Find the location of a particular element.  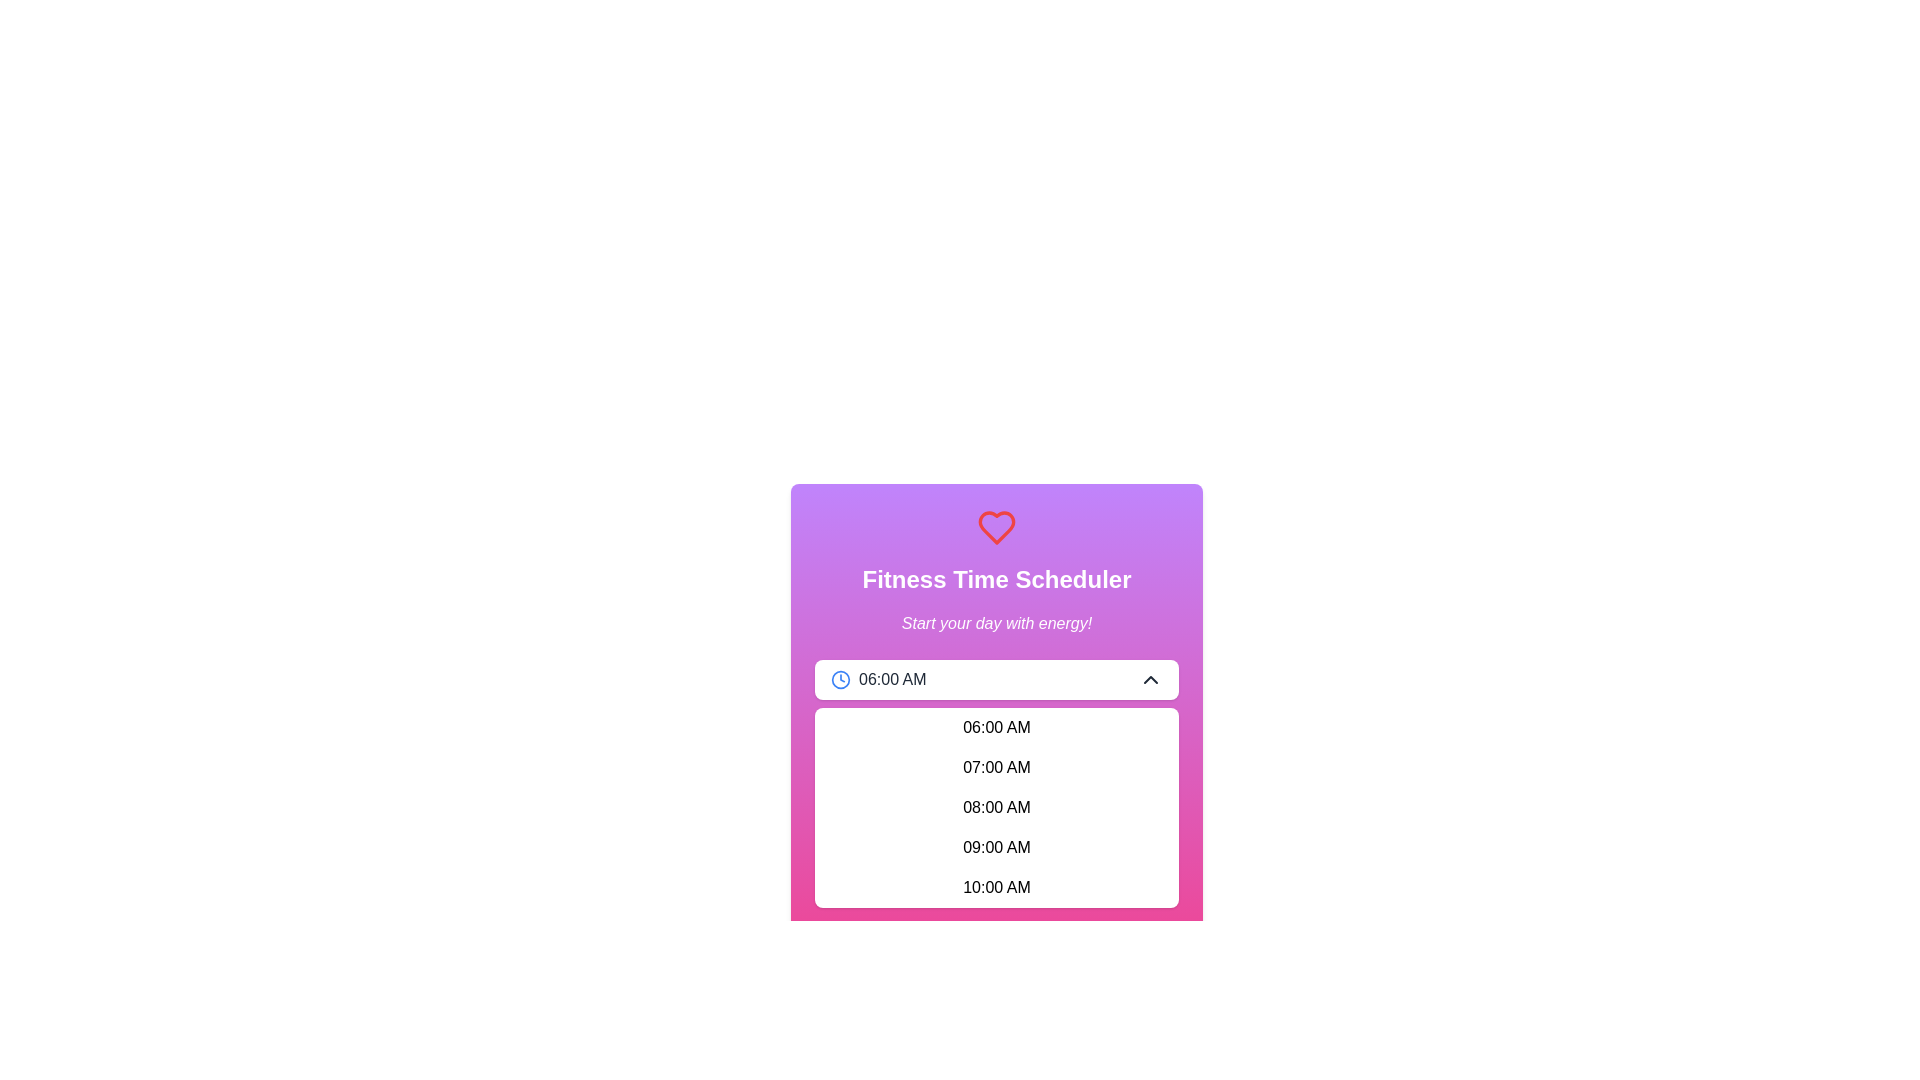

the Label with Icon displaying '06:00 AM' and a blue clock icon on its left, styled in bold sans-serif font, located in the top-left section of a white rectangular area is located at coordinates (878, 678).